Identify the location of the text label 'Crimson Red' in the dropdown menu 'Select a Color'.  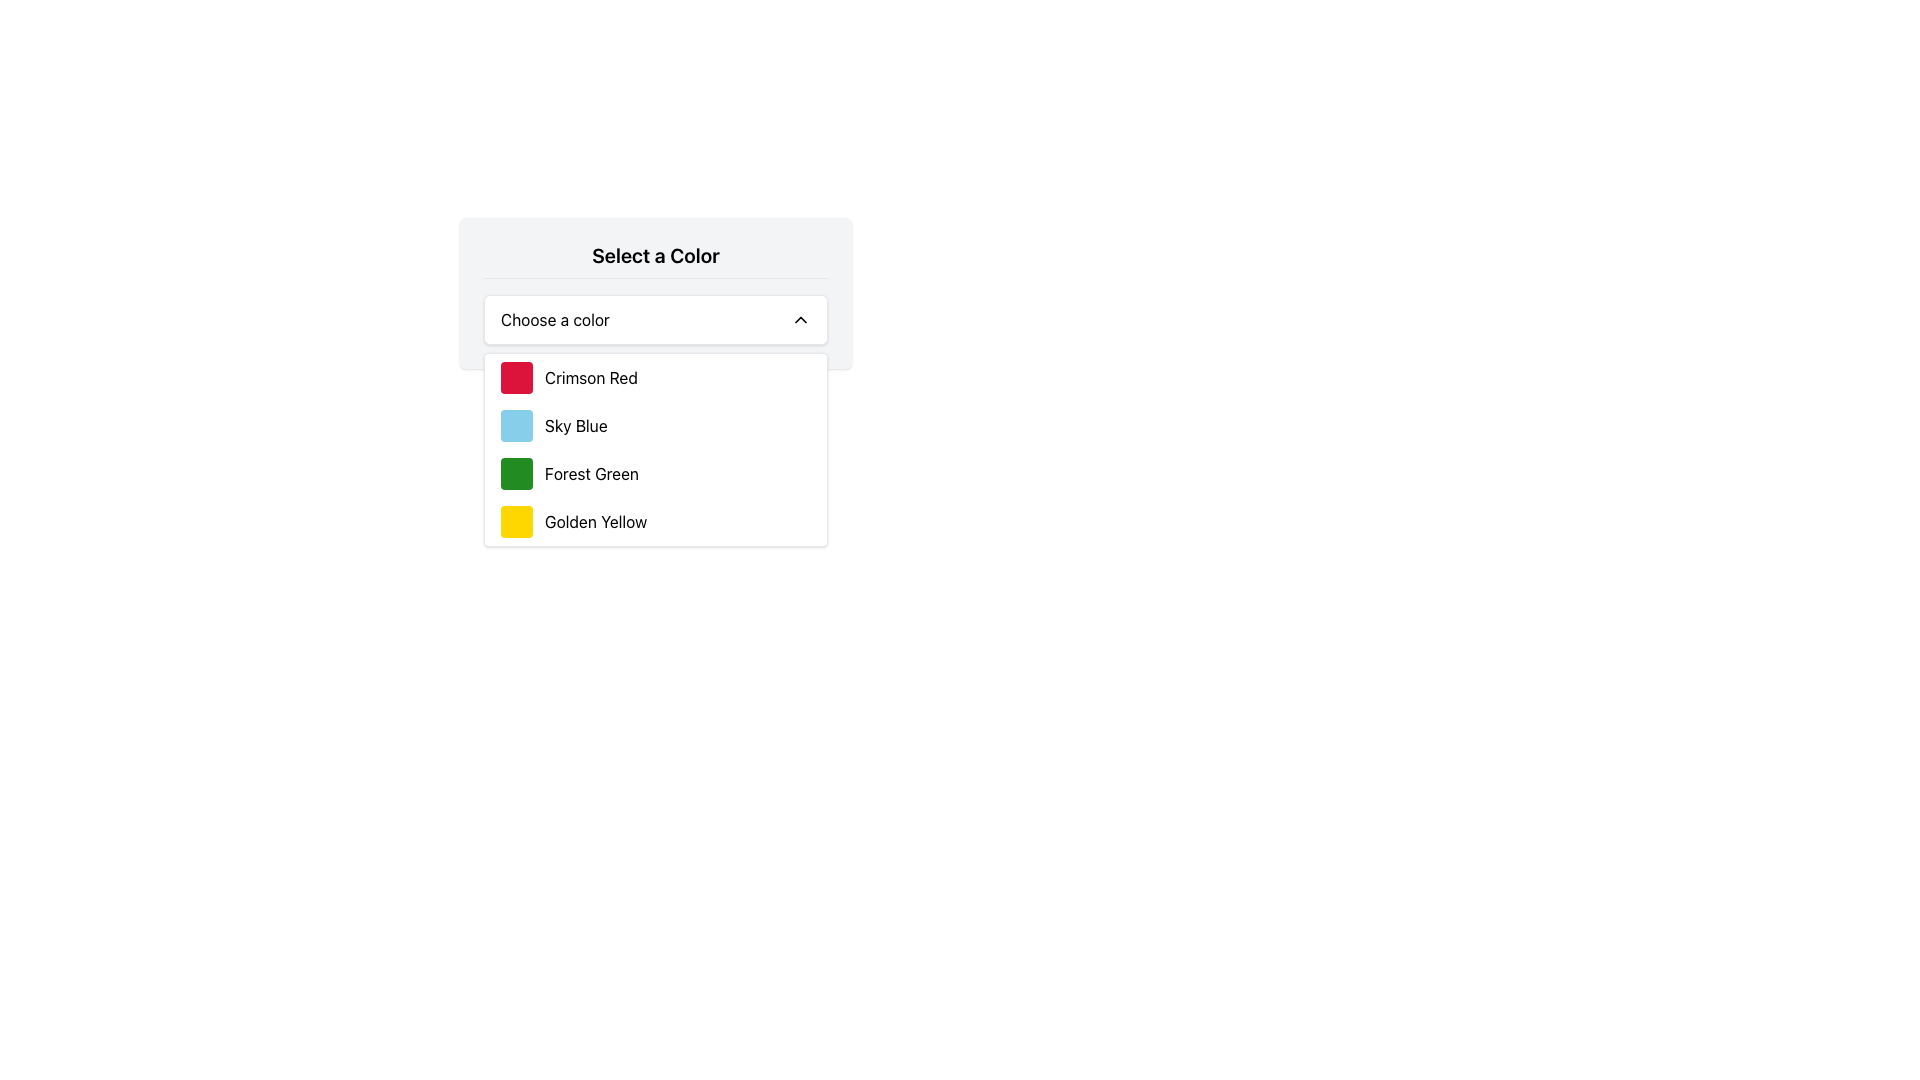
(590, 378).